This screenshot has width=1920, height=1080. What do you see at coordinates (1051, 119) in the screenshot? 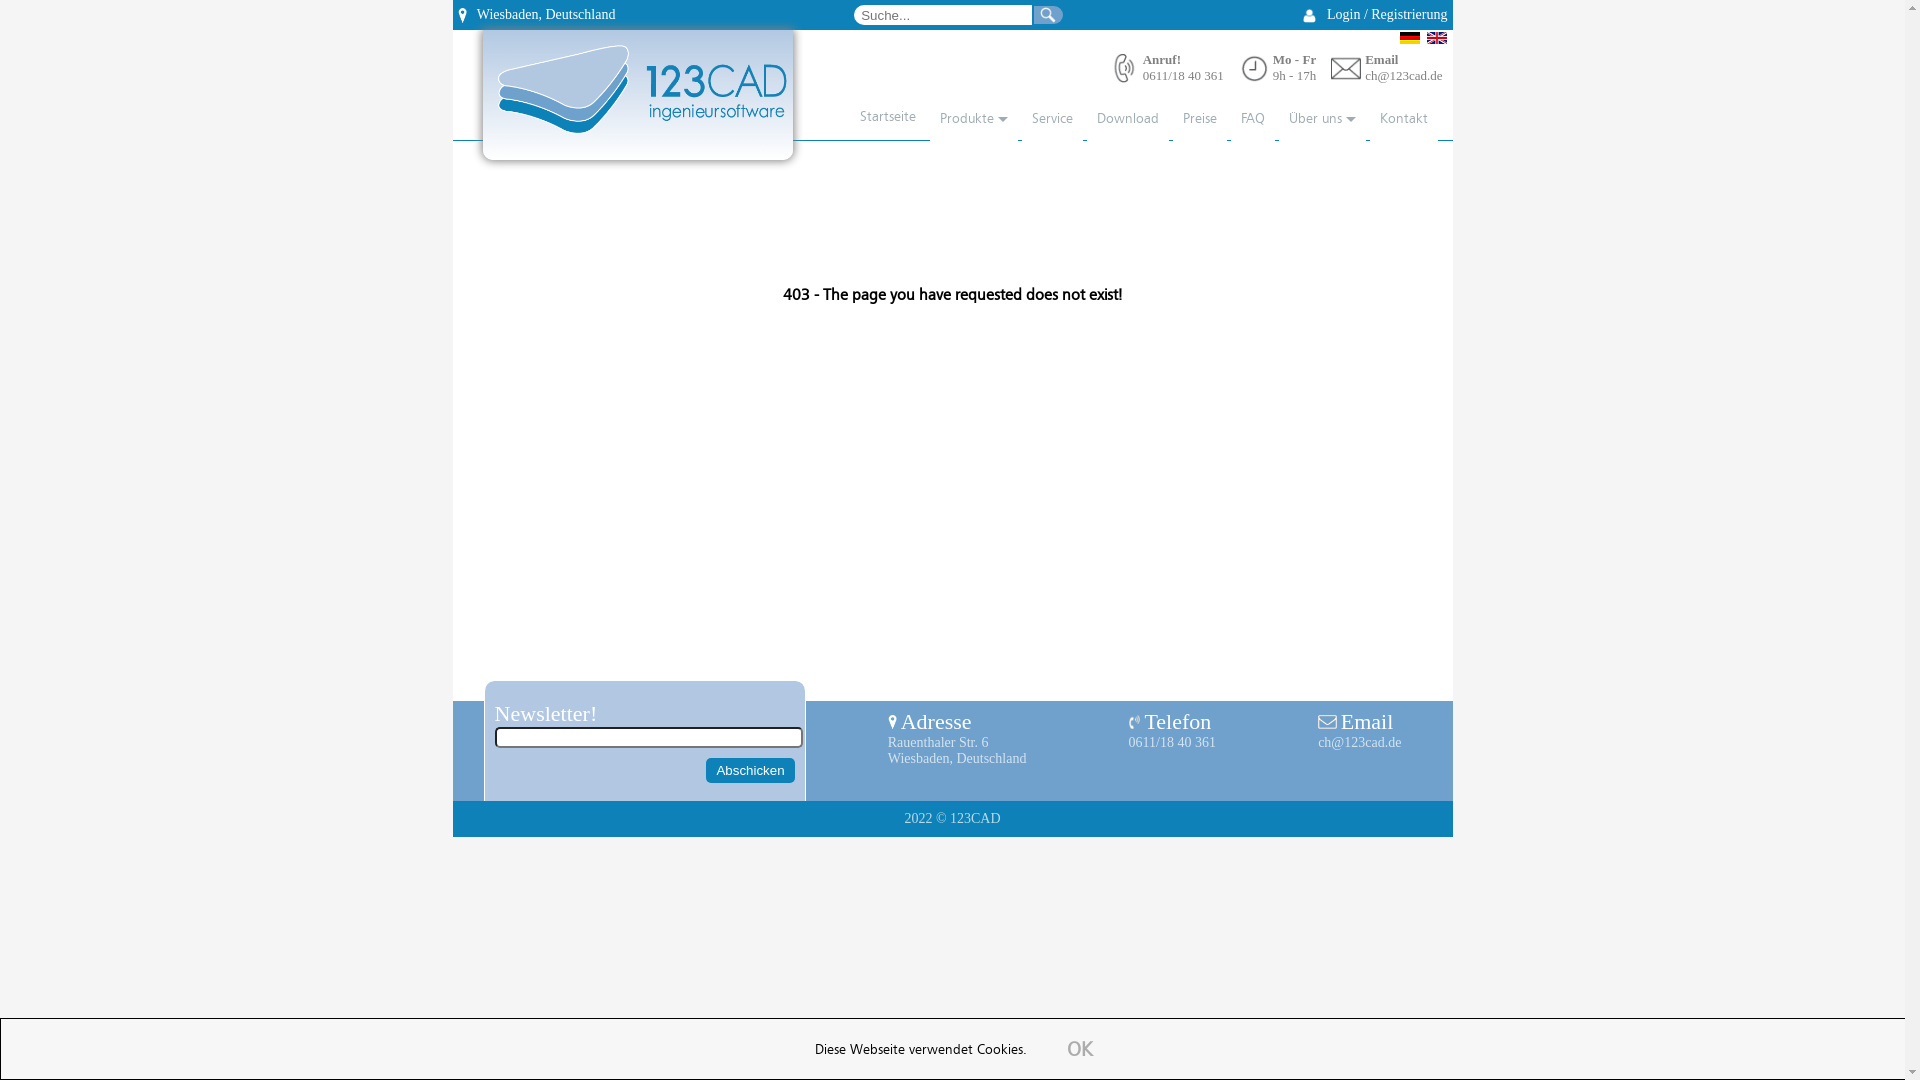
I see `'Service'` at bounding box center [1051, 119].